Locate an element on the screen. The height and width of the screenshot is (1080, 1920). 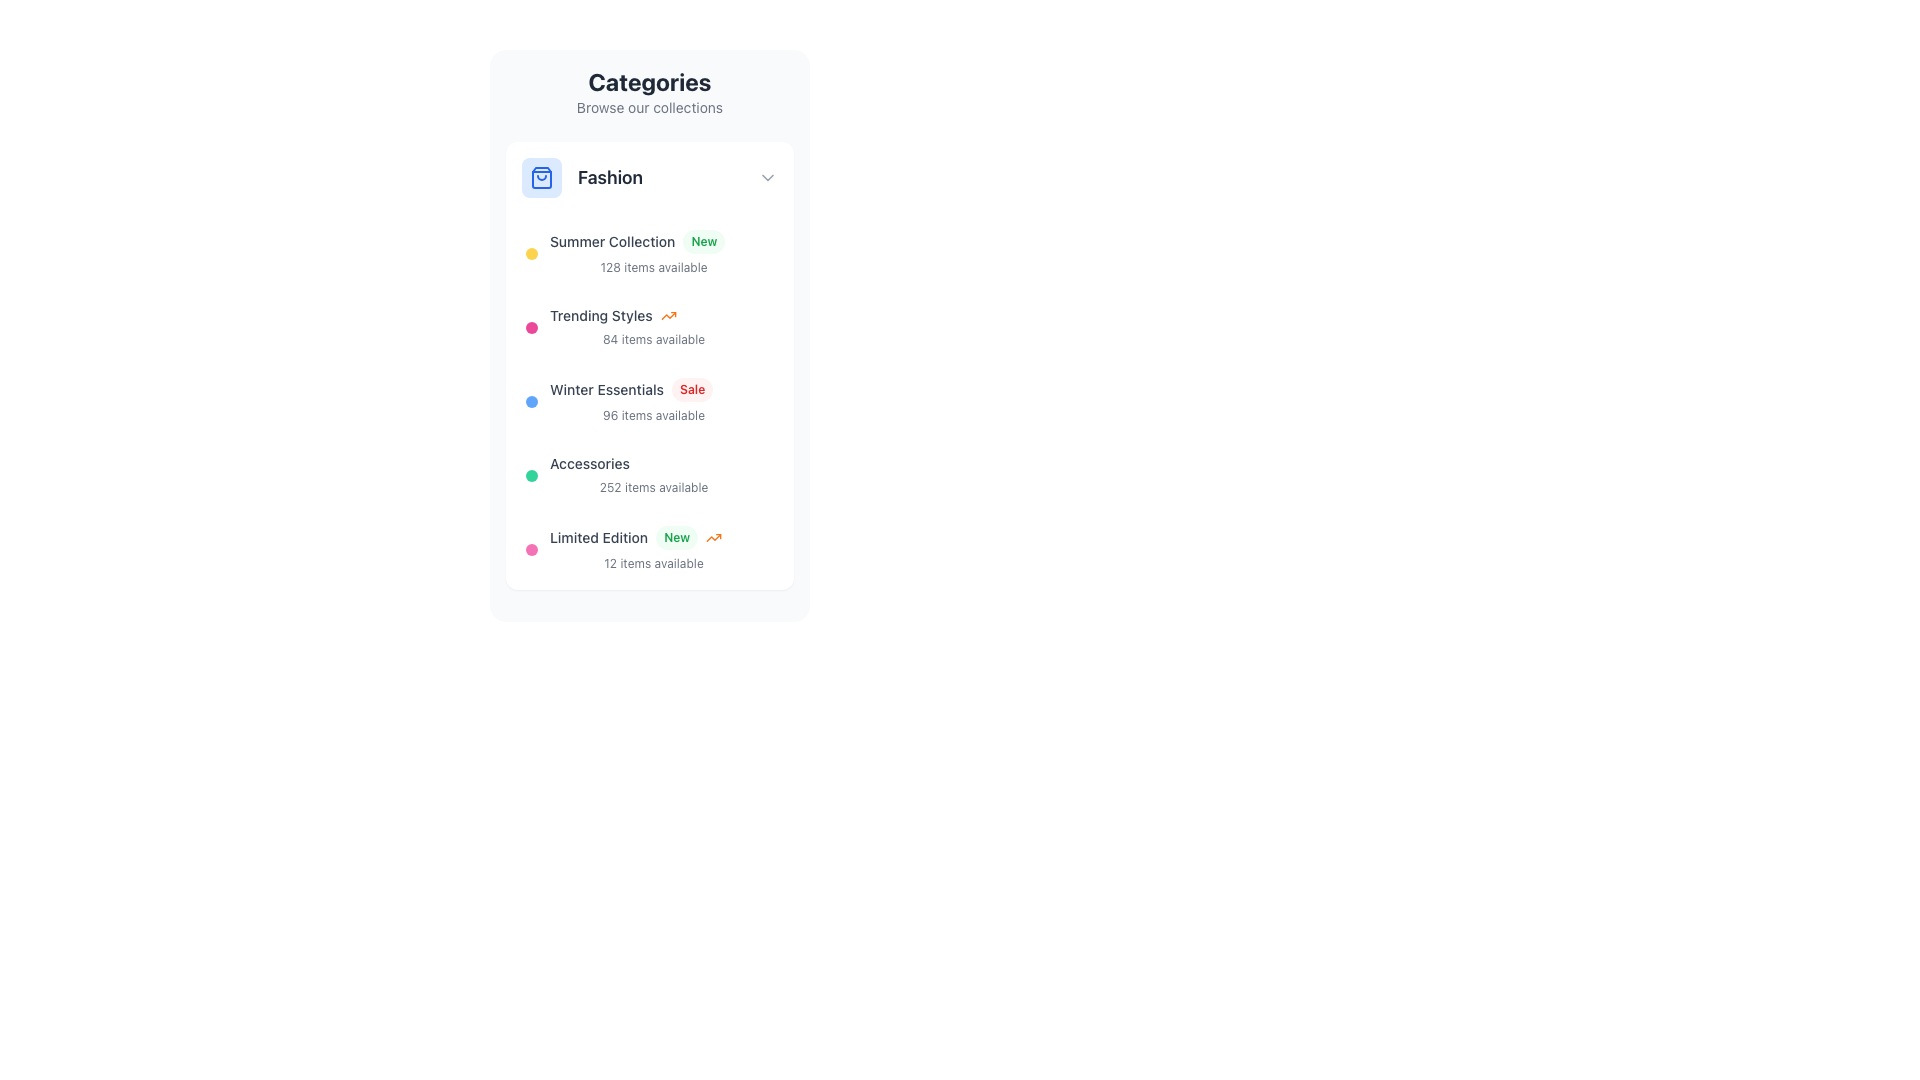
the Text Label displaying 'Summer Collection' with a green badge indicating 'New' and '128 items available' below it, located in the 'Fashion' category is located at coordinates (653, 253).